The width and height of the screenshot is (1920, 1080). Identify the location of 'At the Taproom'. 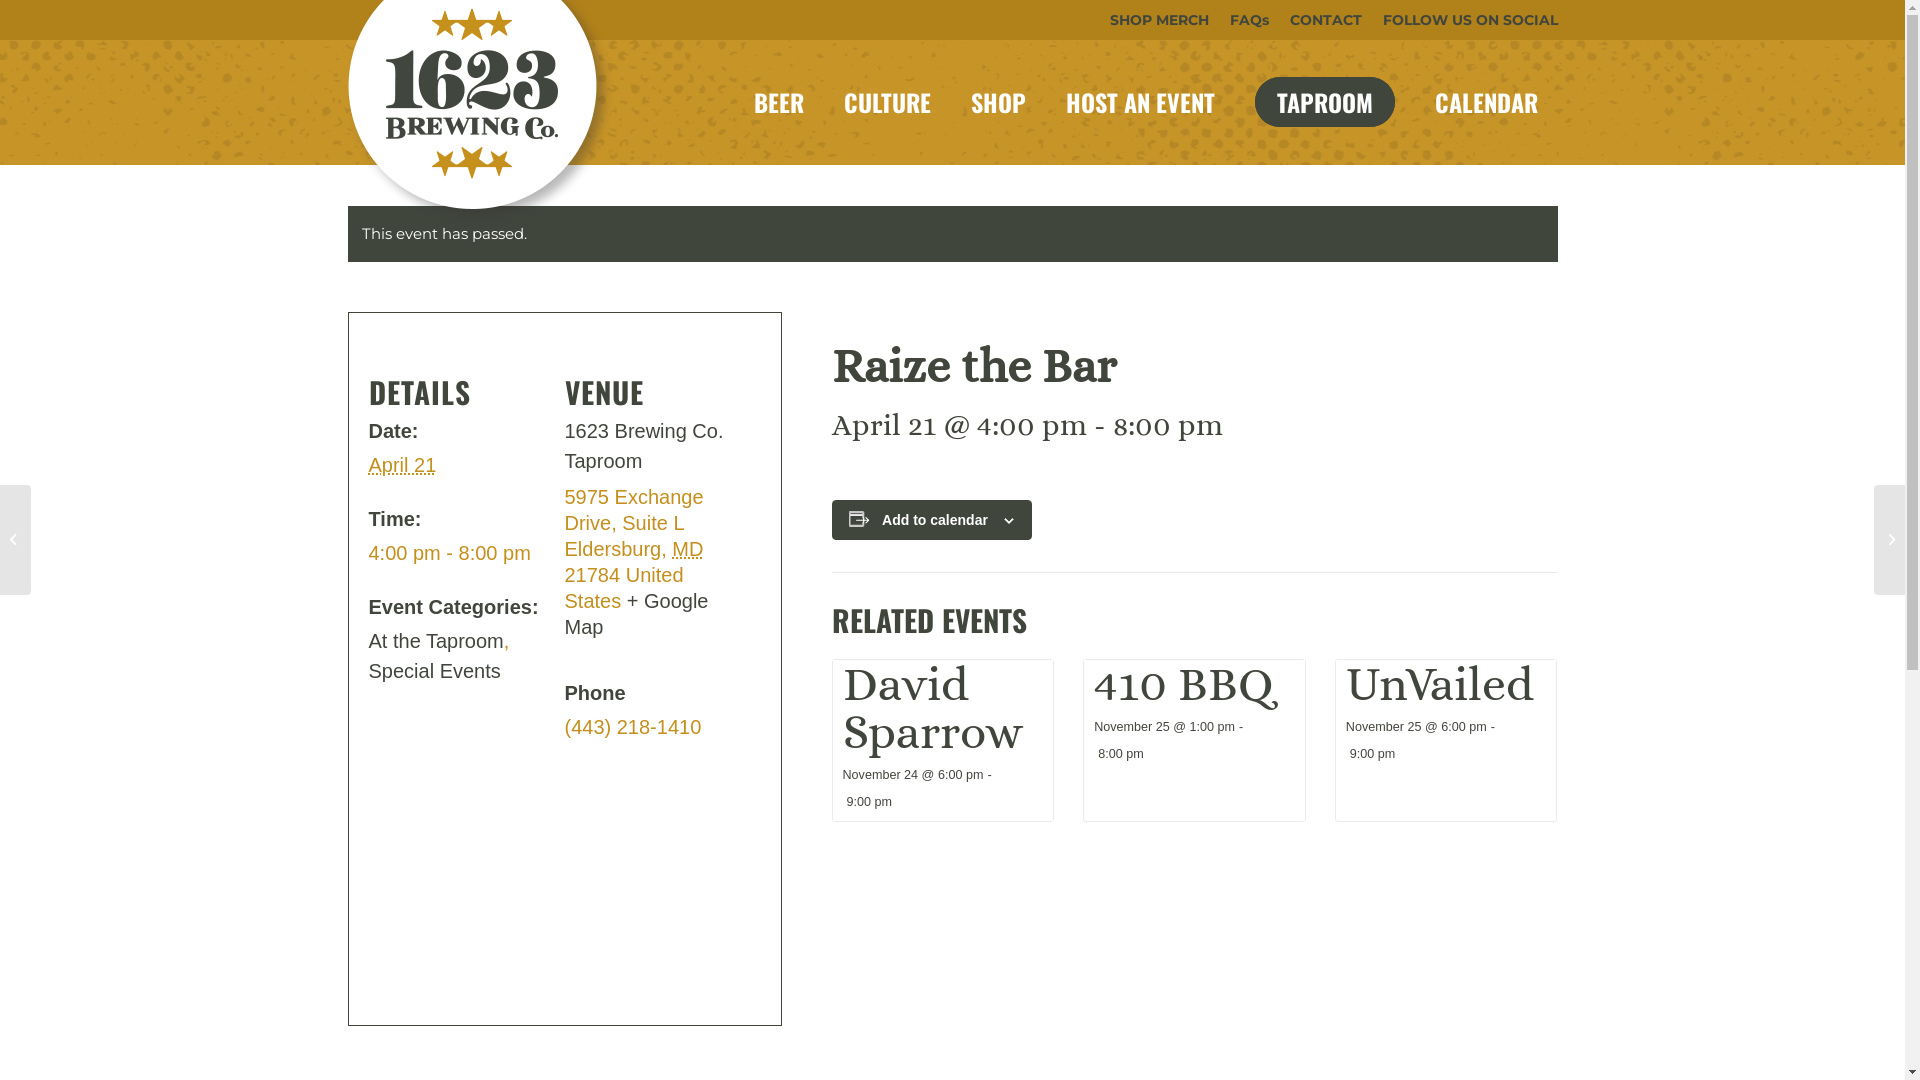
(434, 640).